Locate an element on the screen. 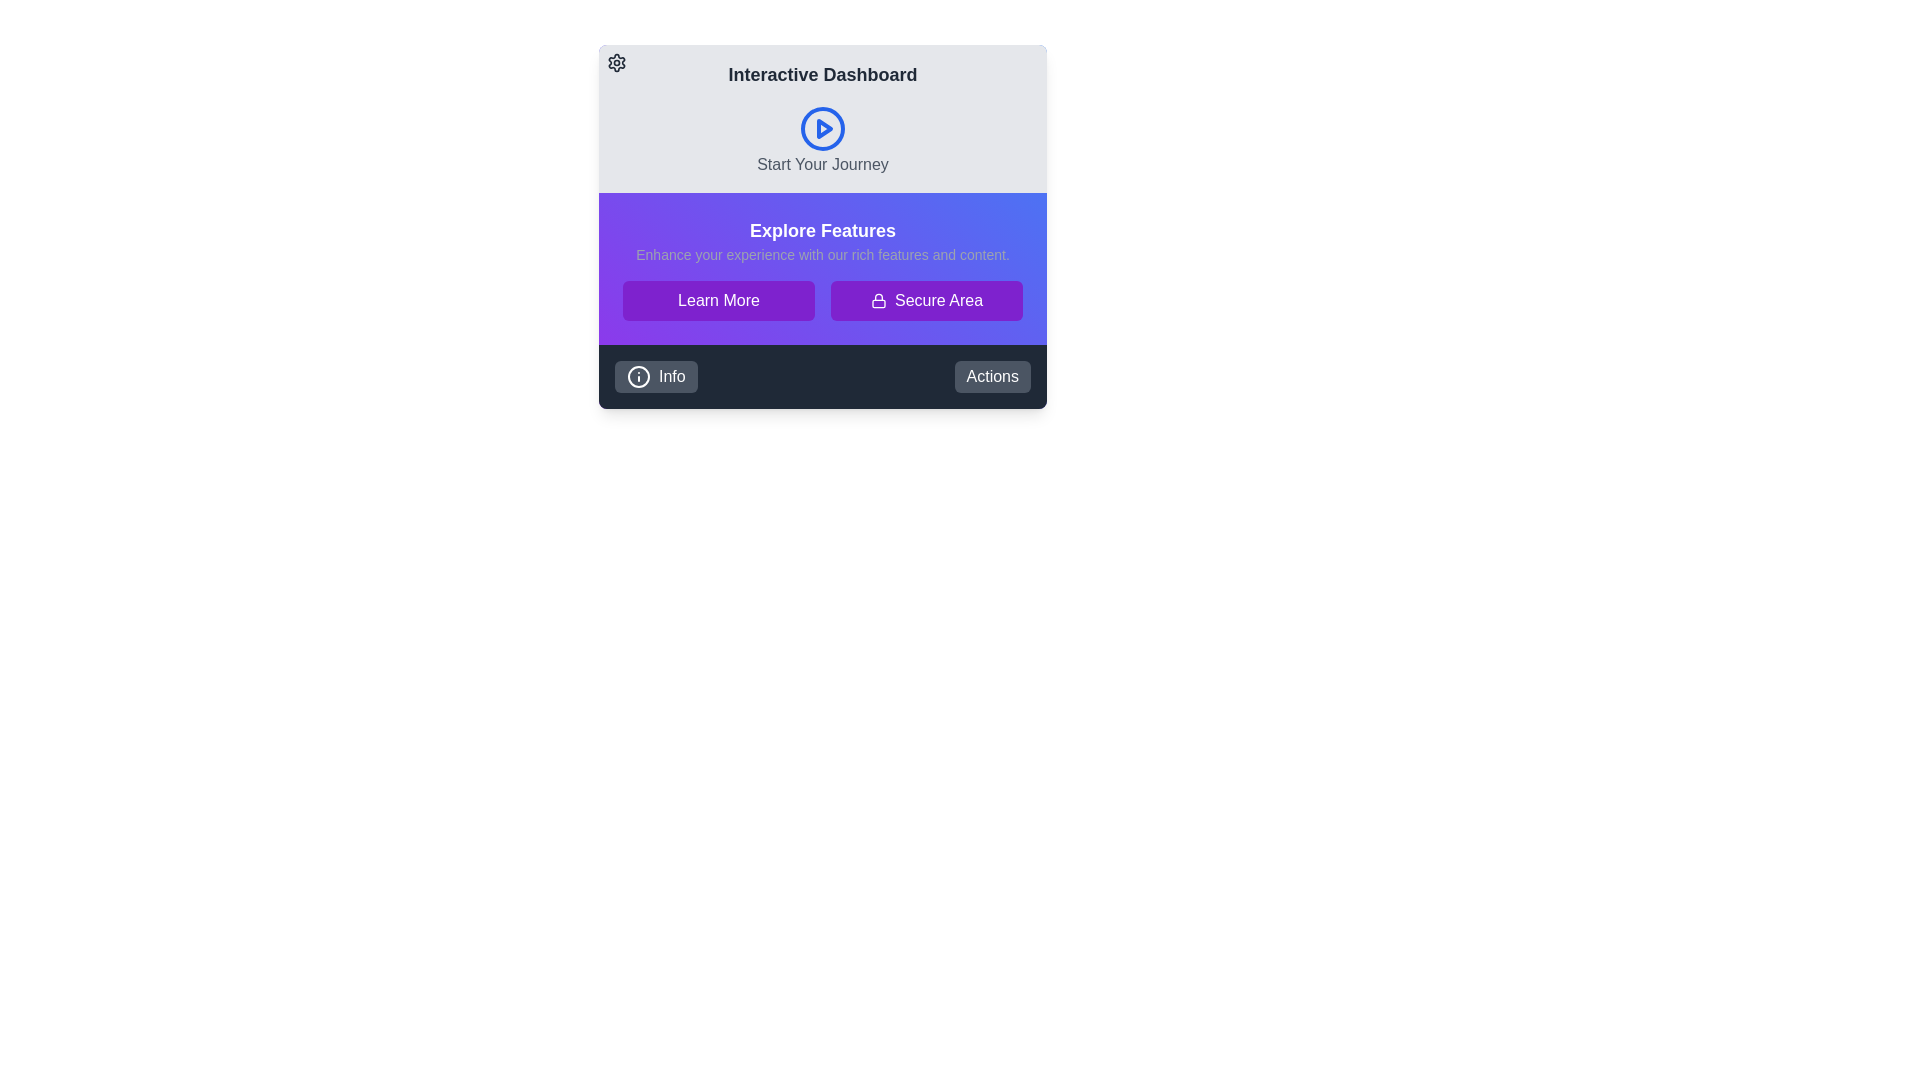  the modern lock icon located within the 'Secure Area' button, which has a purple background and is positioned at the bottom center of the interface, just to the left of the button's text is located at coordinates (878, 300).